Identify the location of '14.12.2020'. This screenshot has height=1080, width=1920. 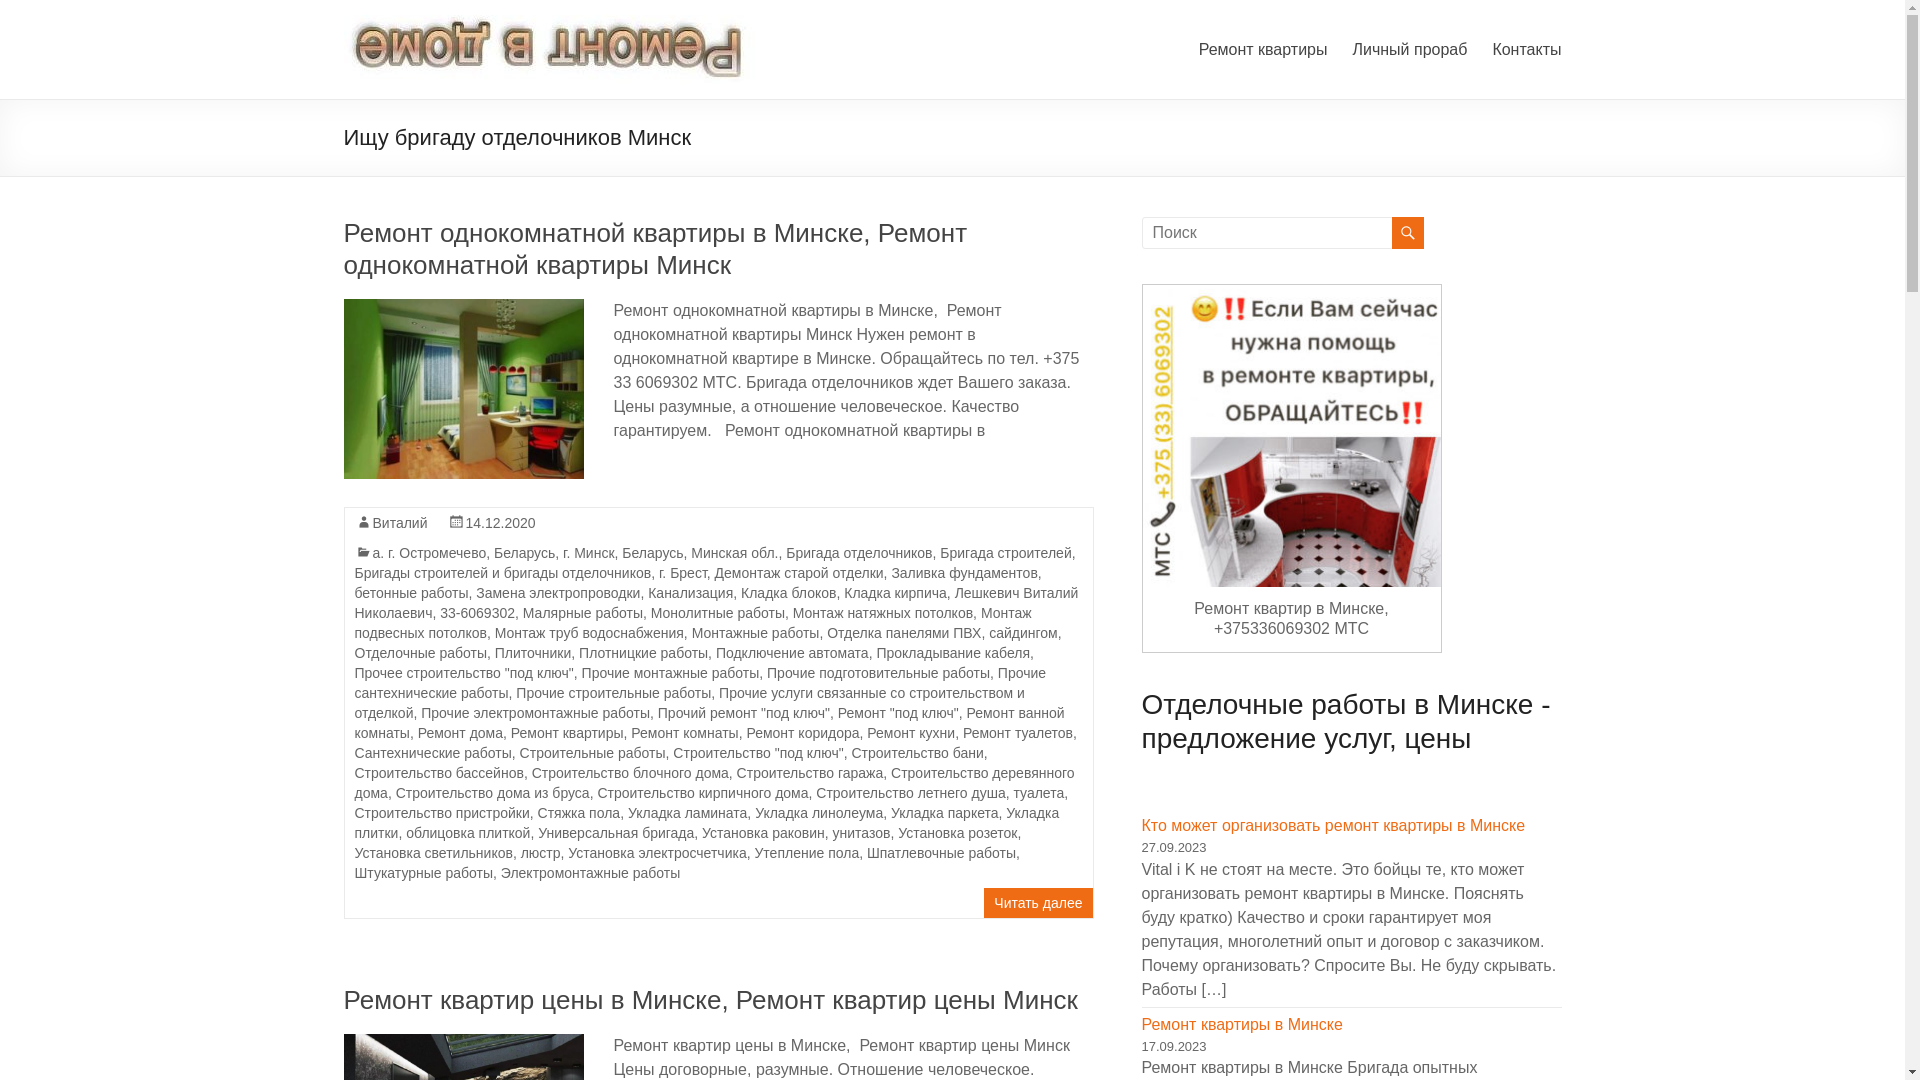
(500, 522).